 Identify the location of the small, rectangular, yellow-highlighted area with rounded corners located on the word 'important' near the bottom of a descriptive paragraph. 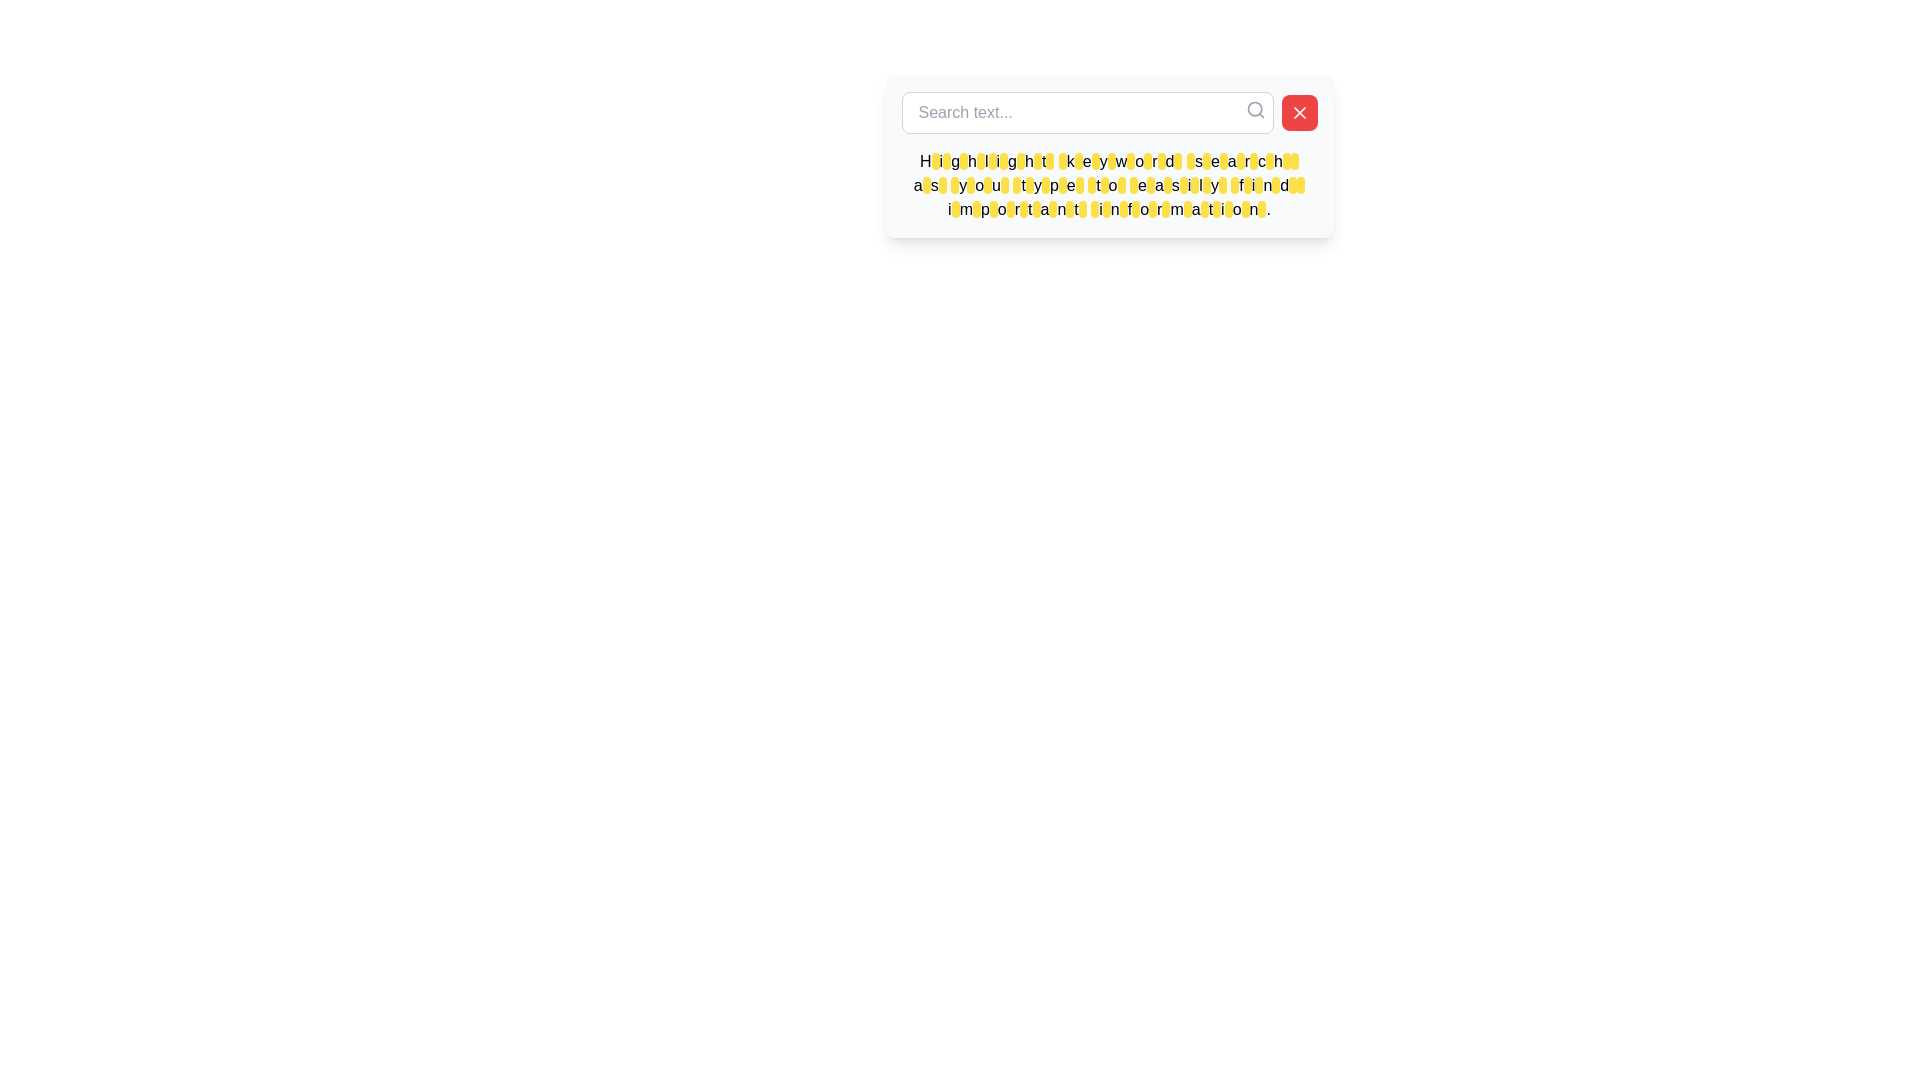
(1052, 209).